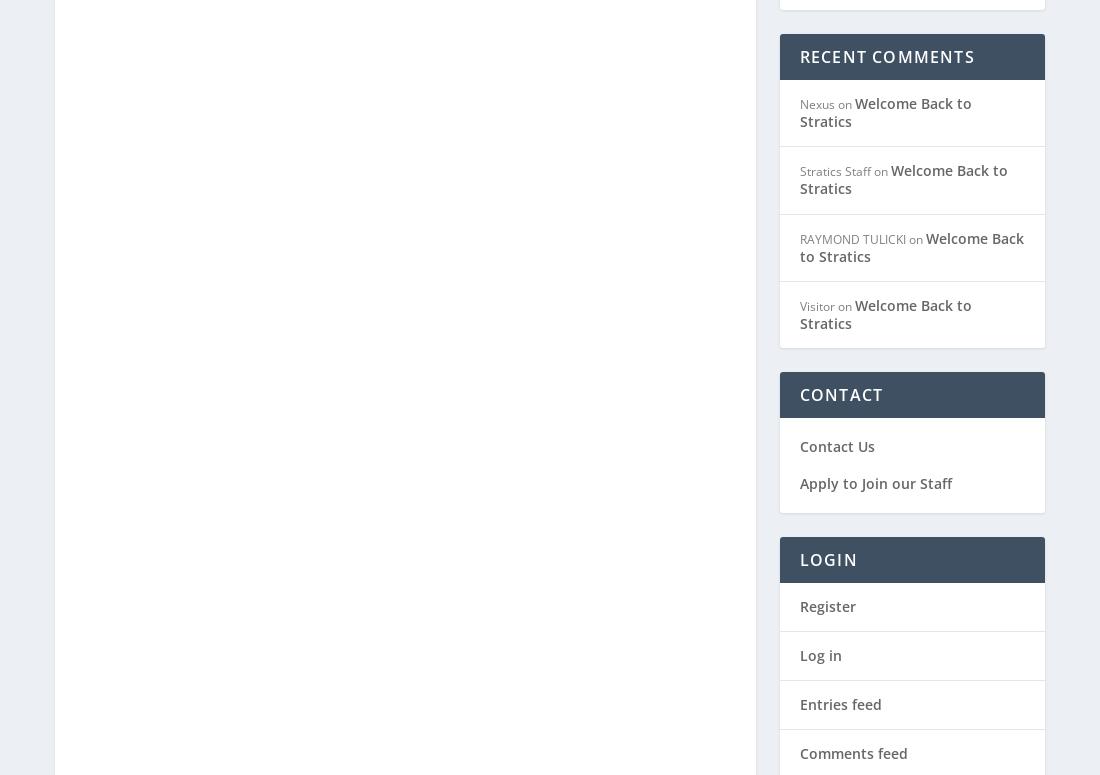  I want to click on 'Contact Us', so click(799, 335).